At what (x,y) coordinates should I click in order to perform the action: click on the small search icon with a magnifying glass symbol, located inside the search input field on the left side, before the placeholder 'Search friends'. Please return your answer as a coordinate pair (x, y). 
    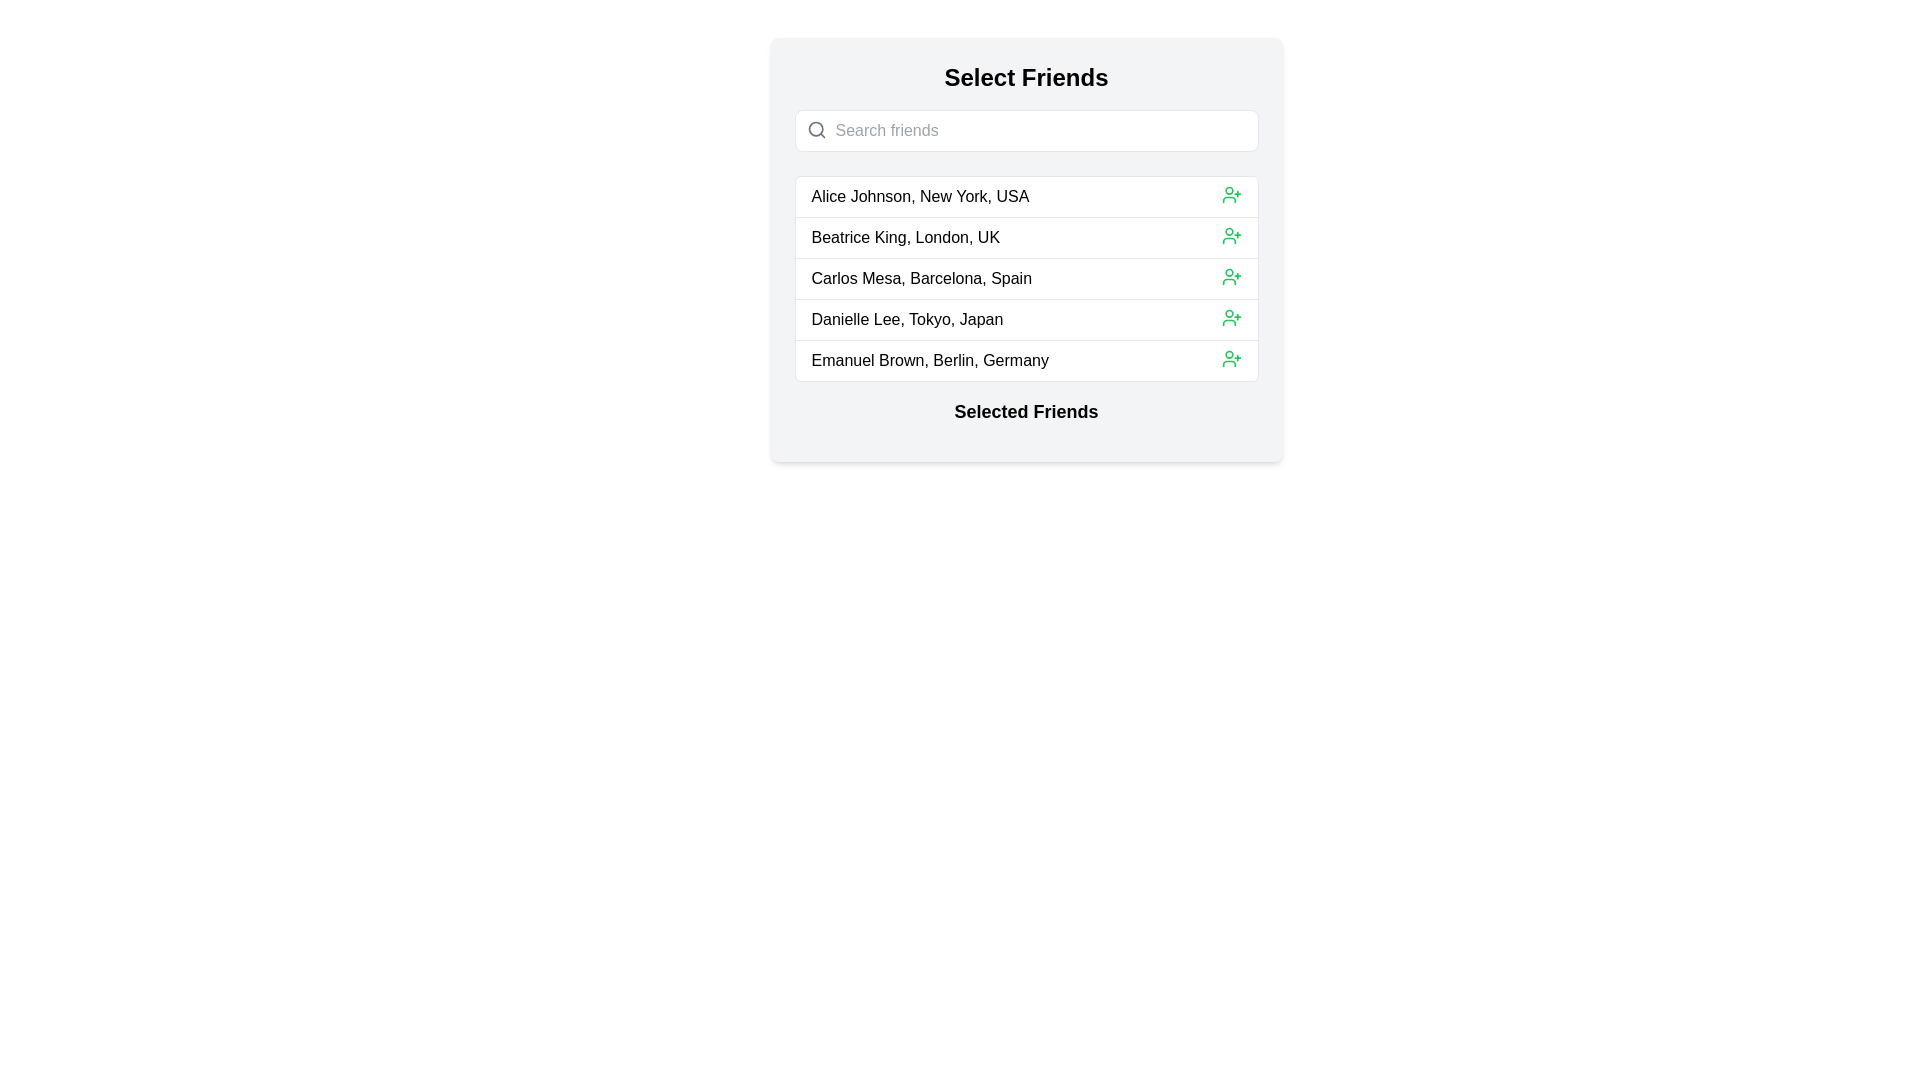
    Looking at the image, I should click on (816, 130).